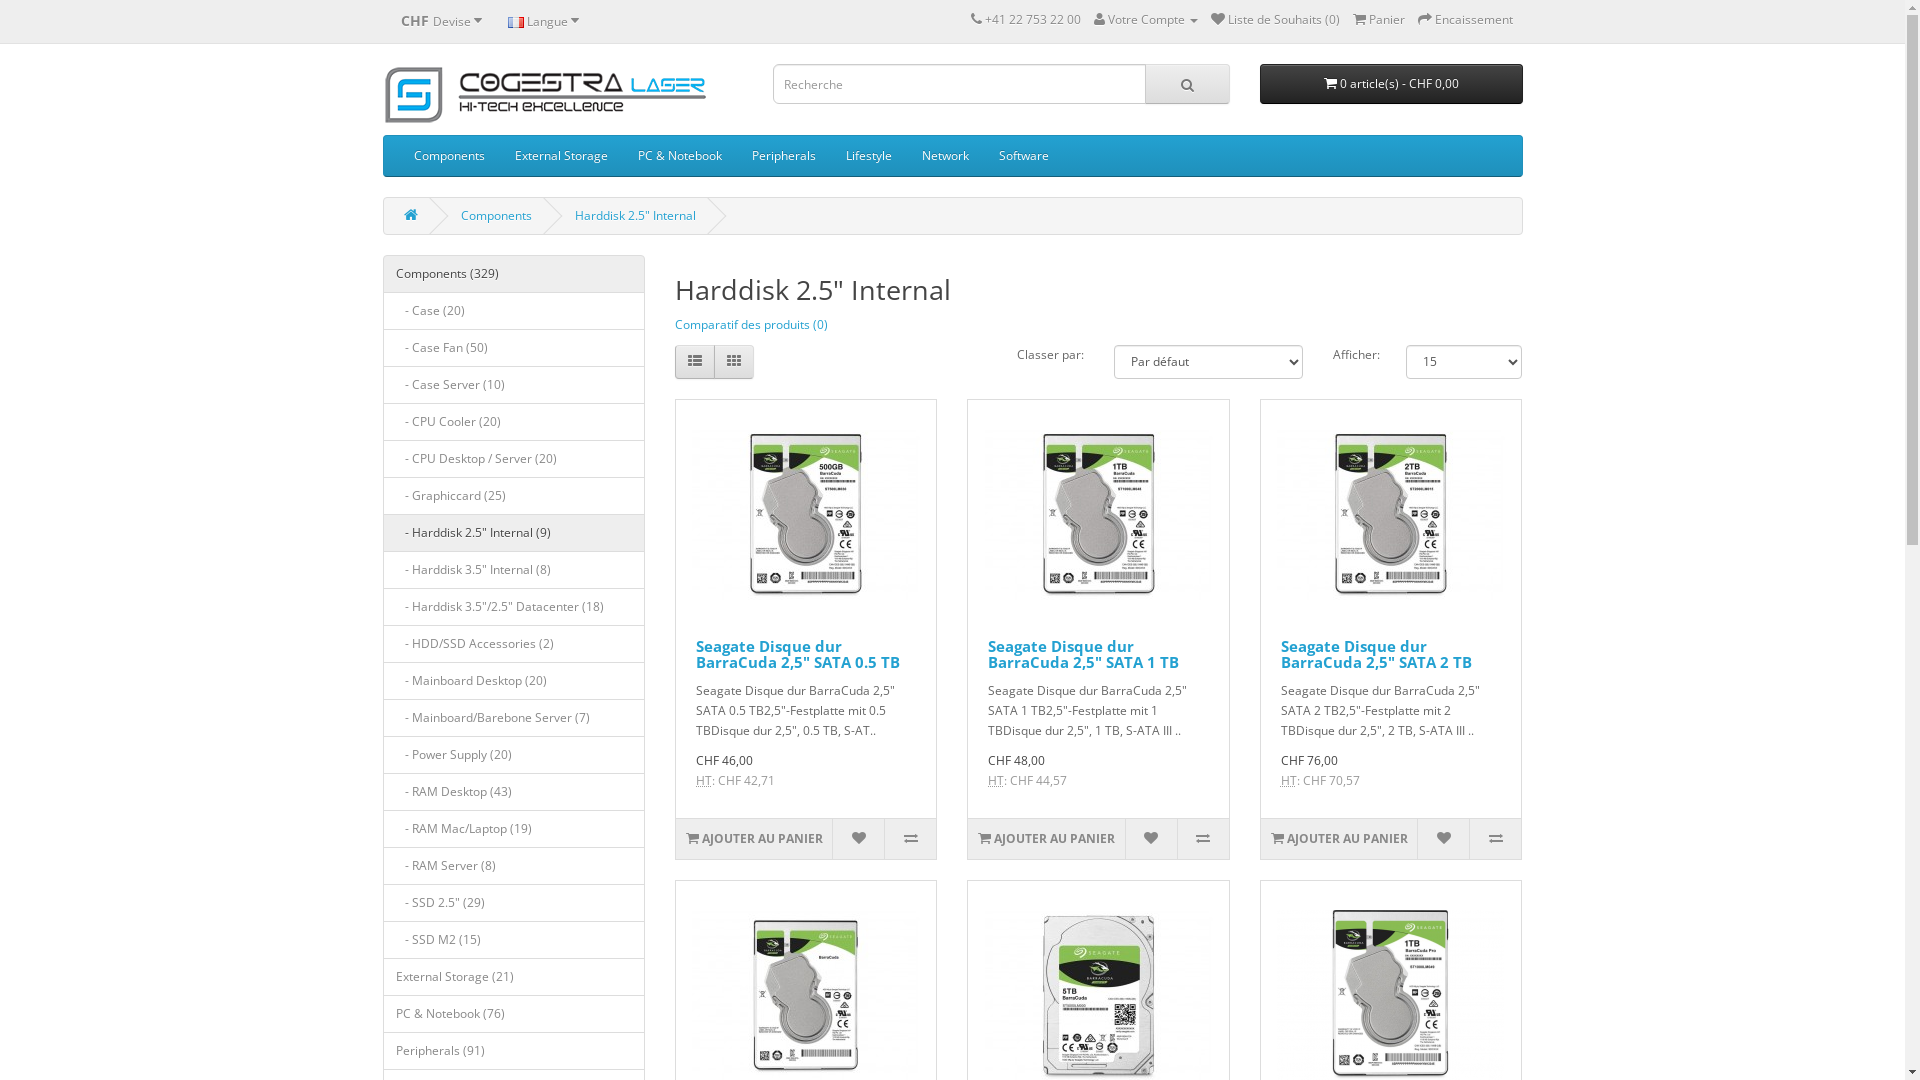 This screenshot has height=1080, width=1920. What do you see at coordinates (1465, 19) in the screenshot?
I see `'Encaissement'` at bounding box center [1465, 19].